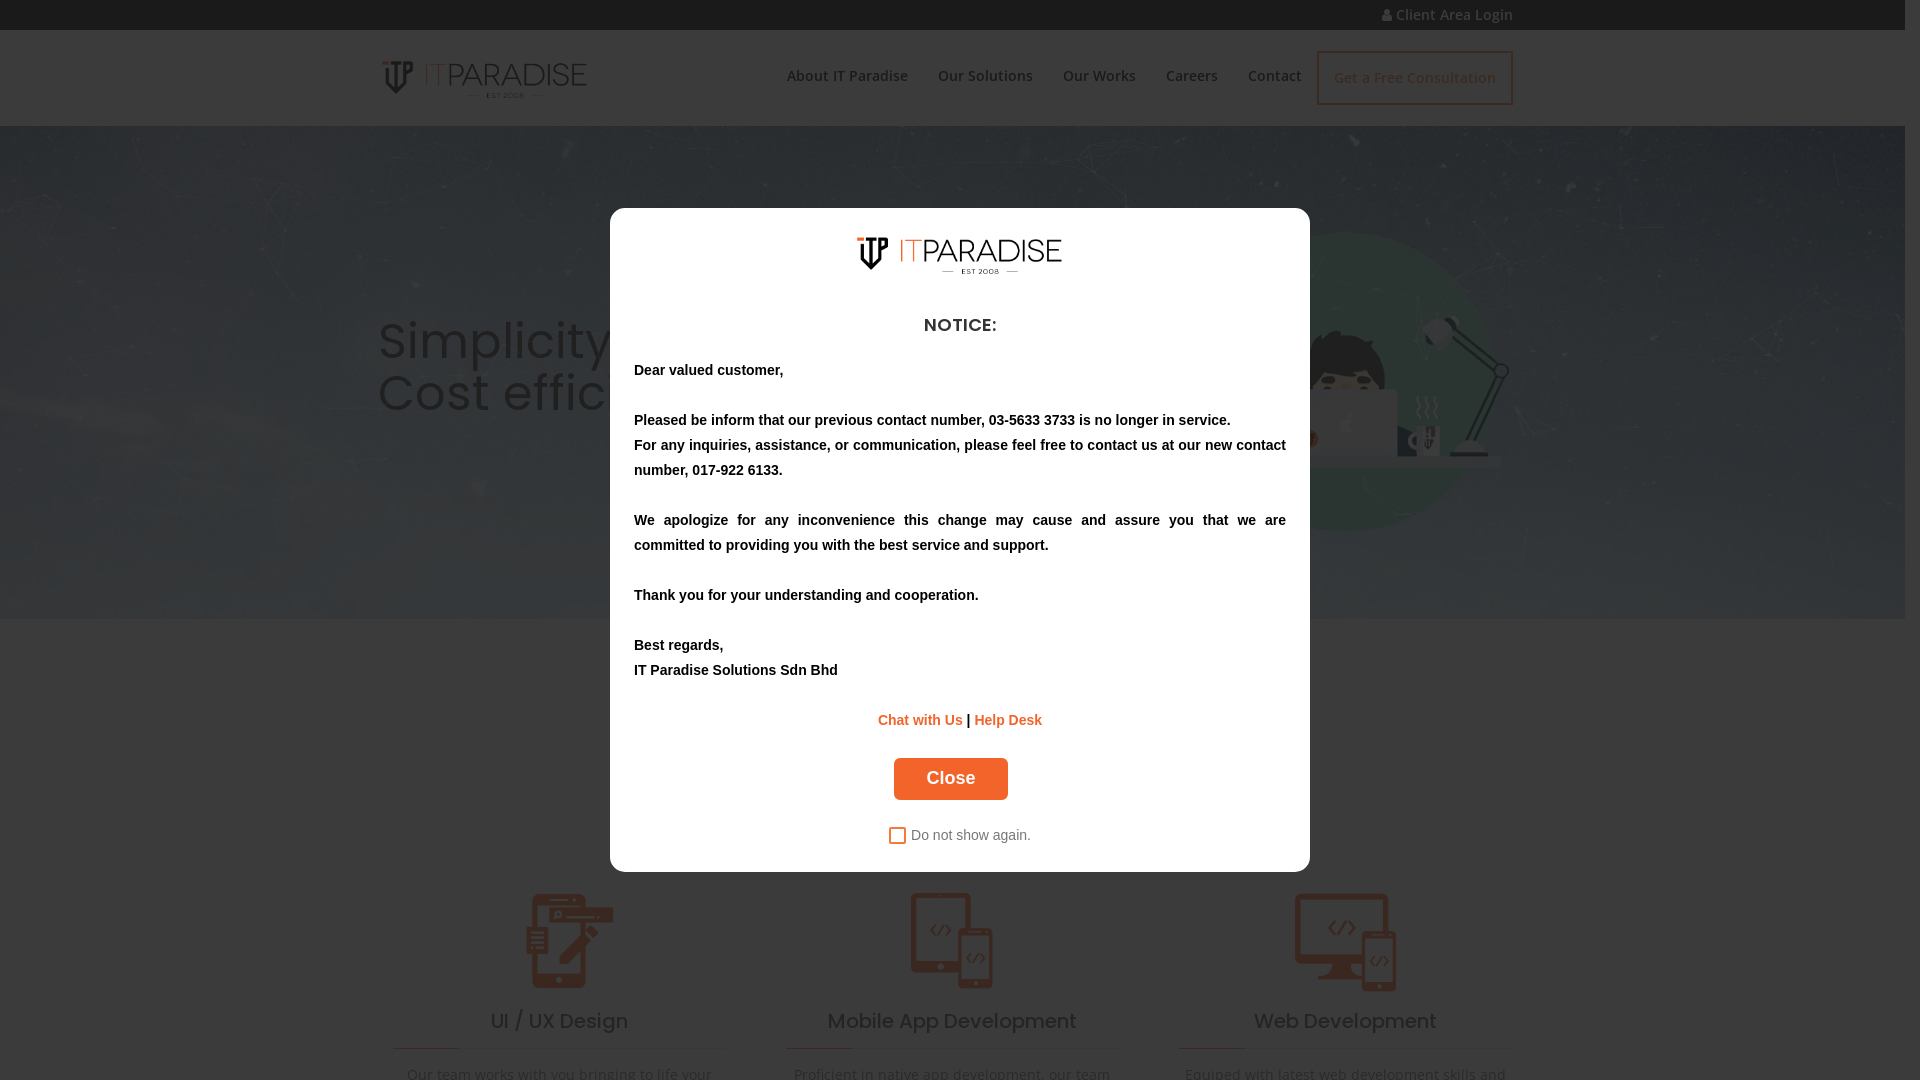 This screenshot has height=1080, width=1920. Describe the element at coordinates (919, 720) in the screenshot. I see `'Chat with Us'` at that location.